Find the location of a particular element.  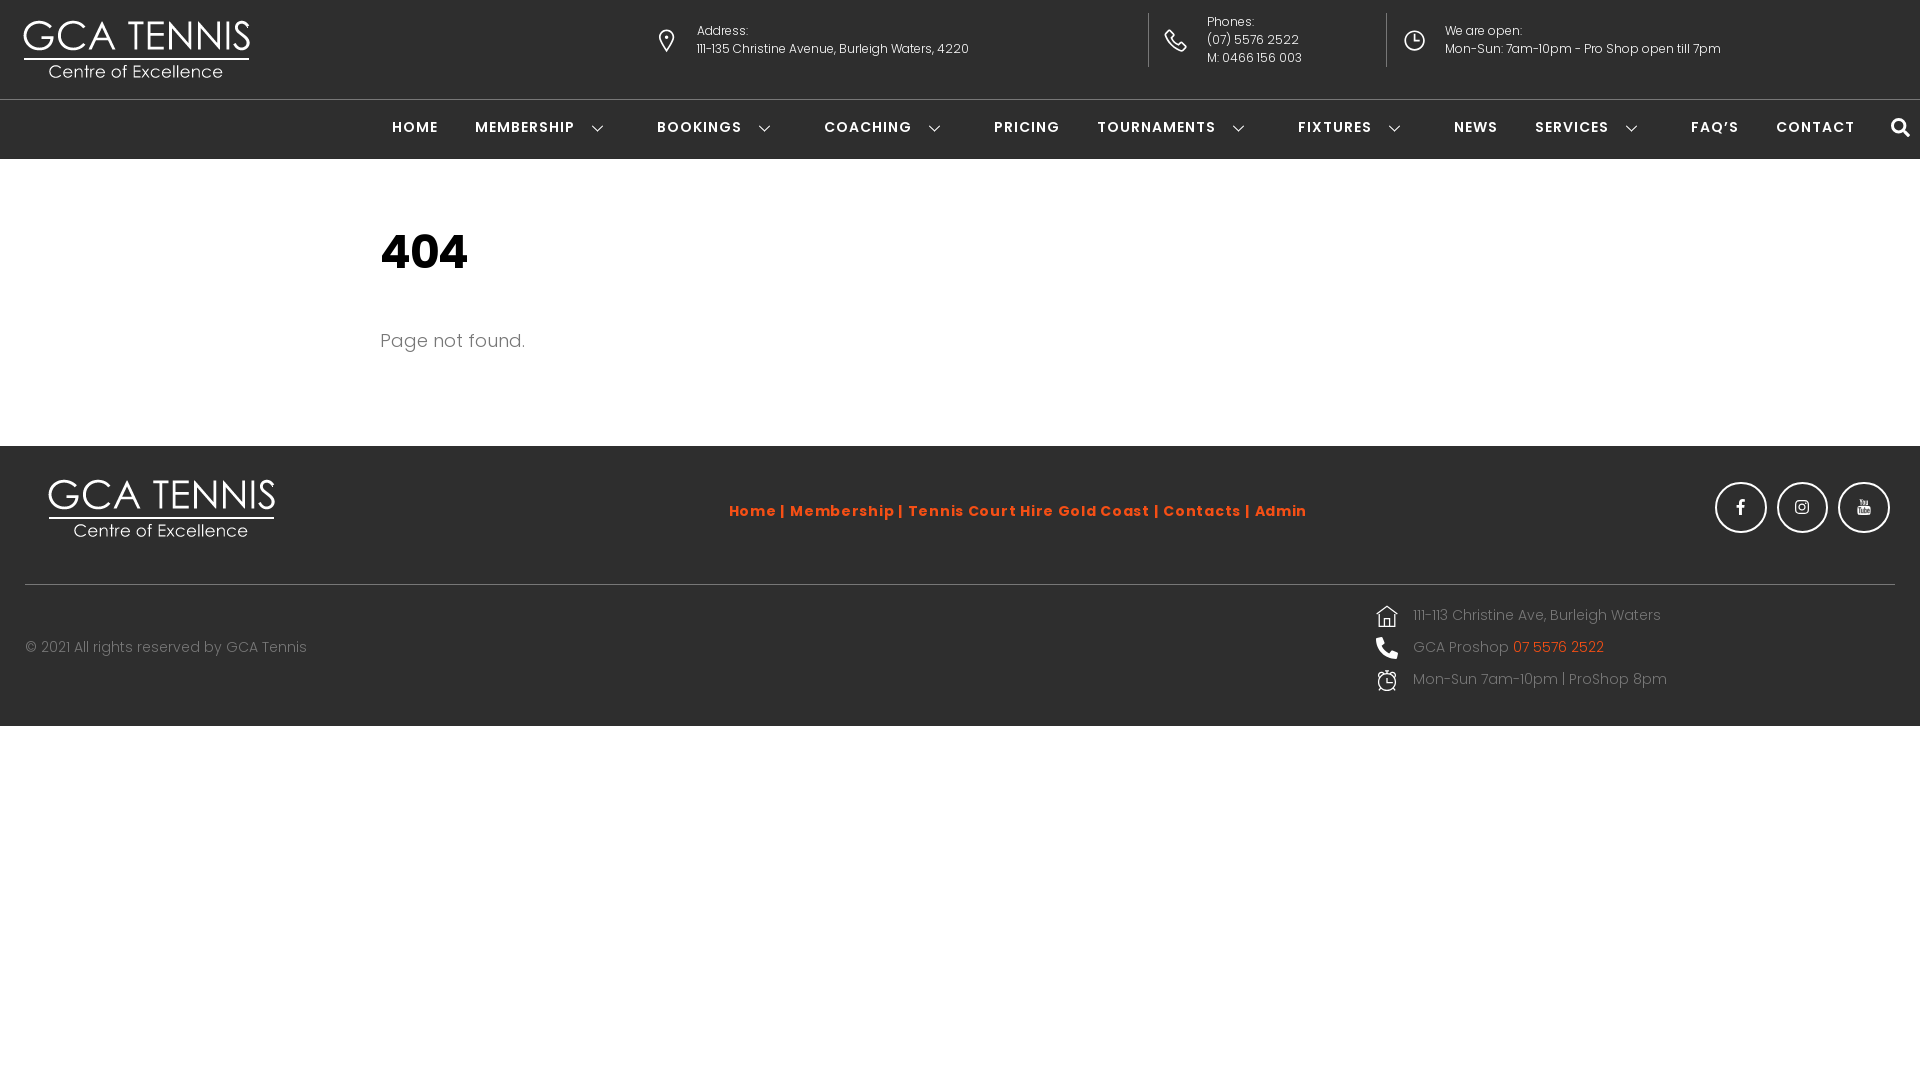

'HOME' is located at coordinates (413, 127).